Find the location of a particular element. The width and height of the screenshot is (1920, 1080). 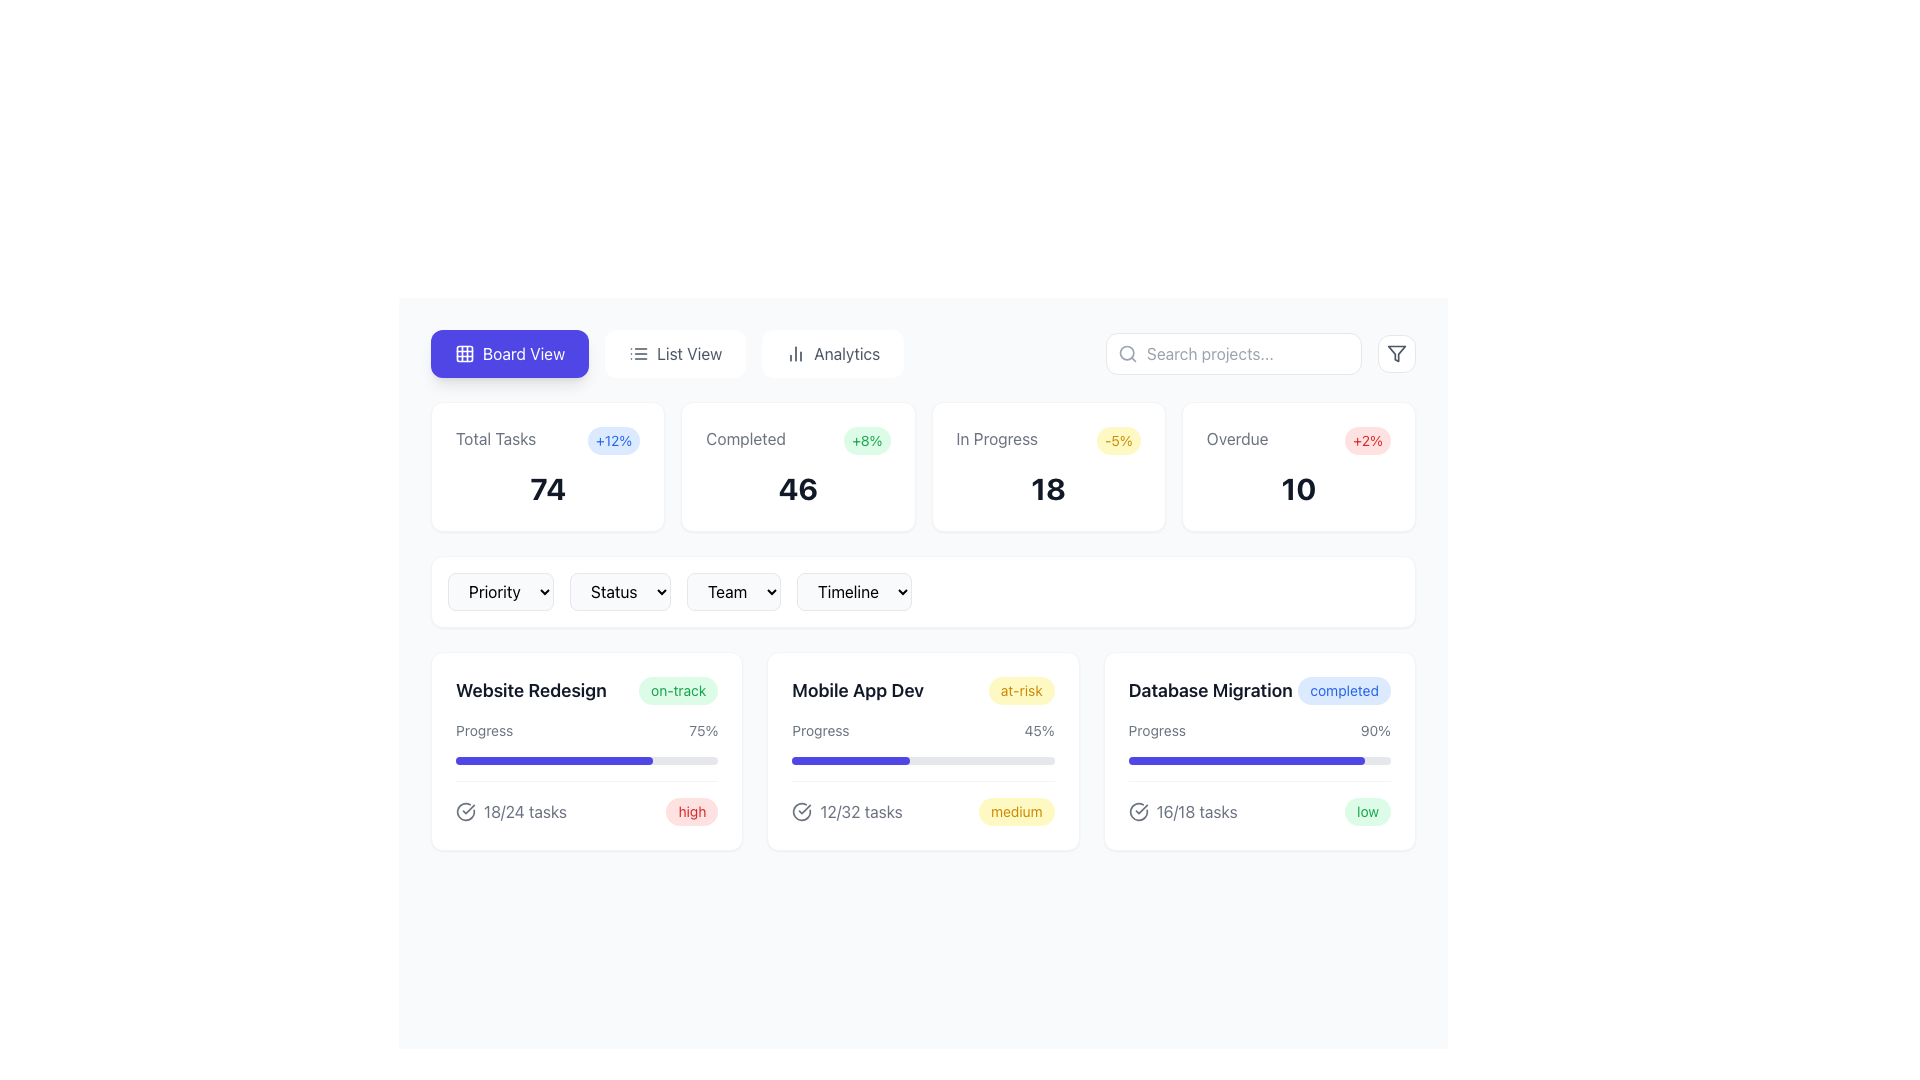

the text element displaying '75%' which is located next to the label 'Progress' in the progress information section of the 'Website Redesign' card is located at coordinates (703, 731).